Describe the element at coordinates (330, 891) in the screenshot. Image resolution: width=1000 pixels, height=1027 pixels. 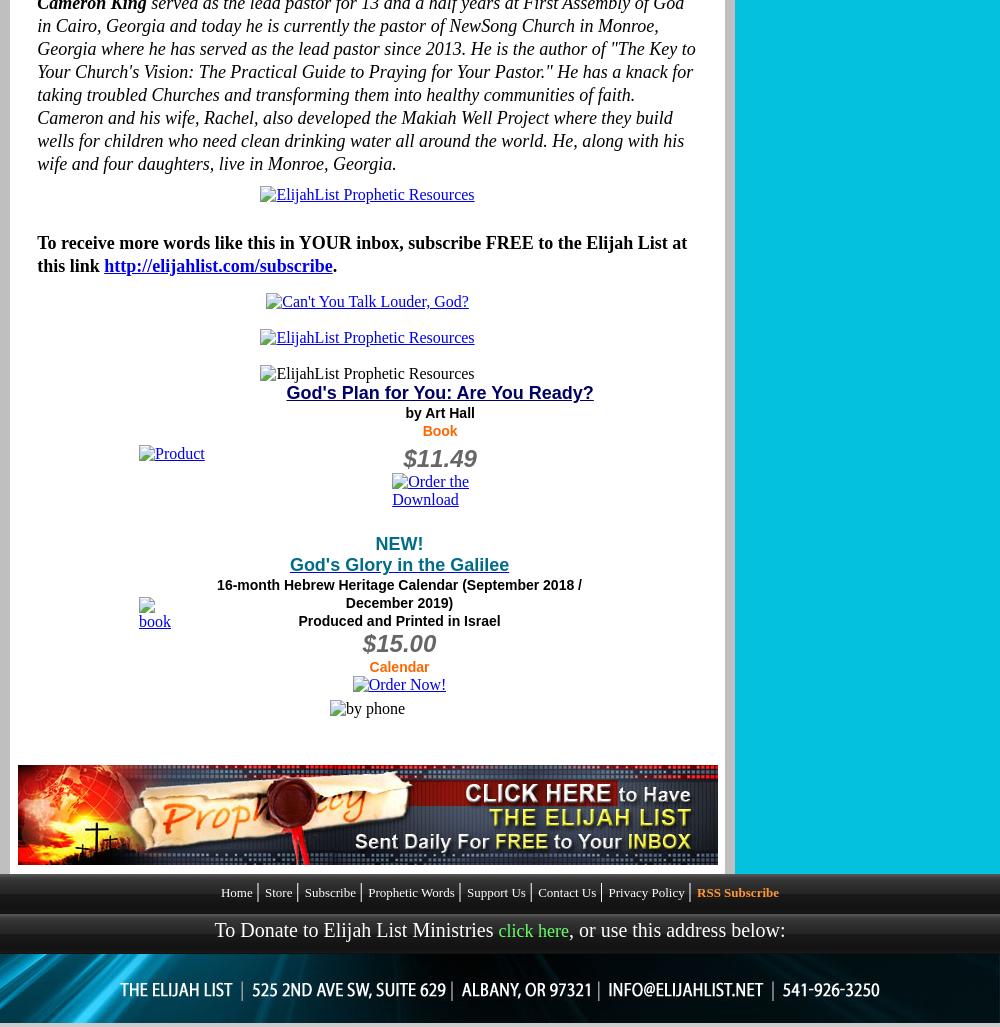
I see `'Subscribe'` at that location.